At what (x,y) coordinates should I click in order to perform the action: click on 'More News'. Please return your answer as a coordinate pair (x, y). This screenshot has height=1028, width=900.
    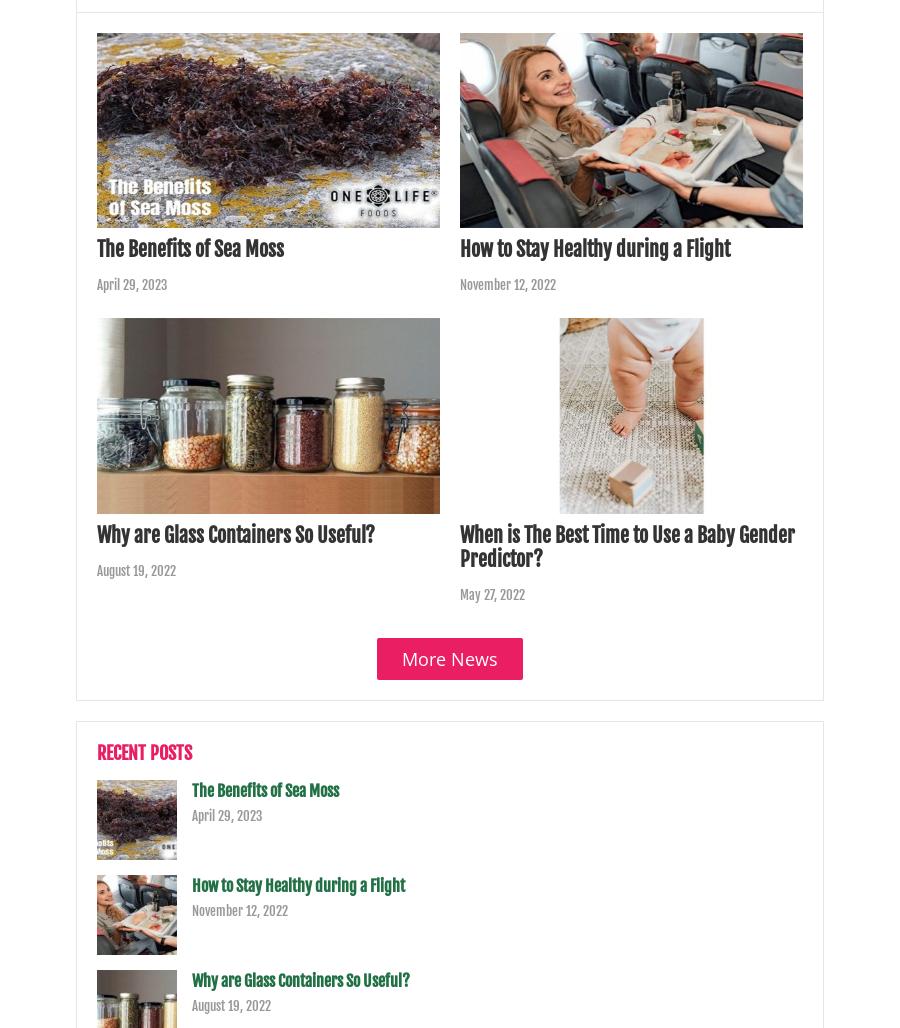
    Looking at the image, I should click on (450, 658).